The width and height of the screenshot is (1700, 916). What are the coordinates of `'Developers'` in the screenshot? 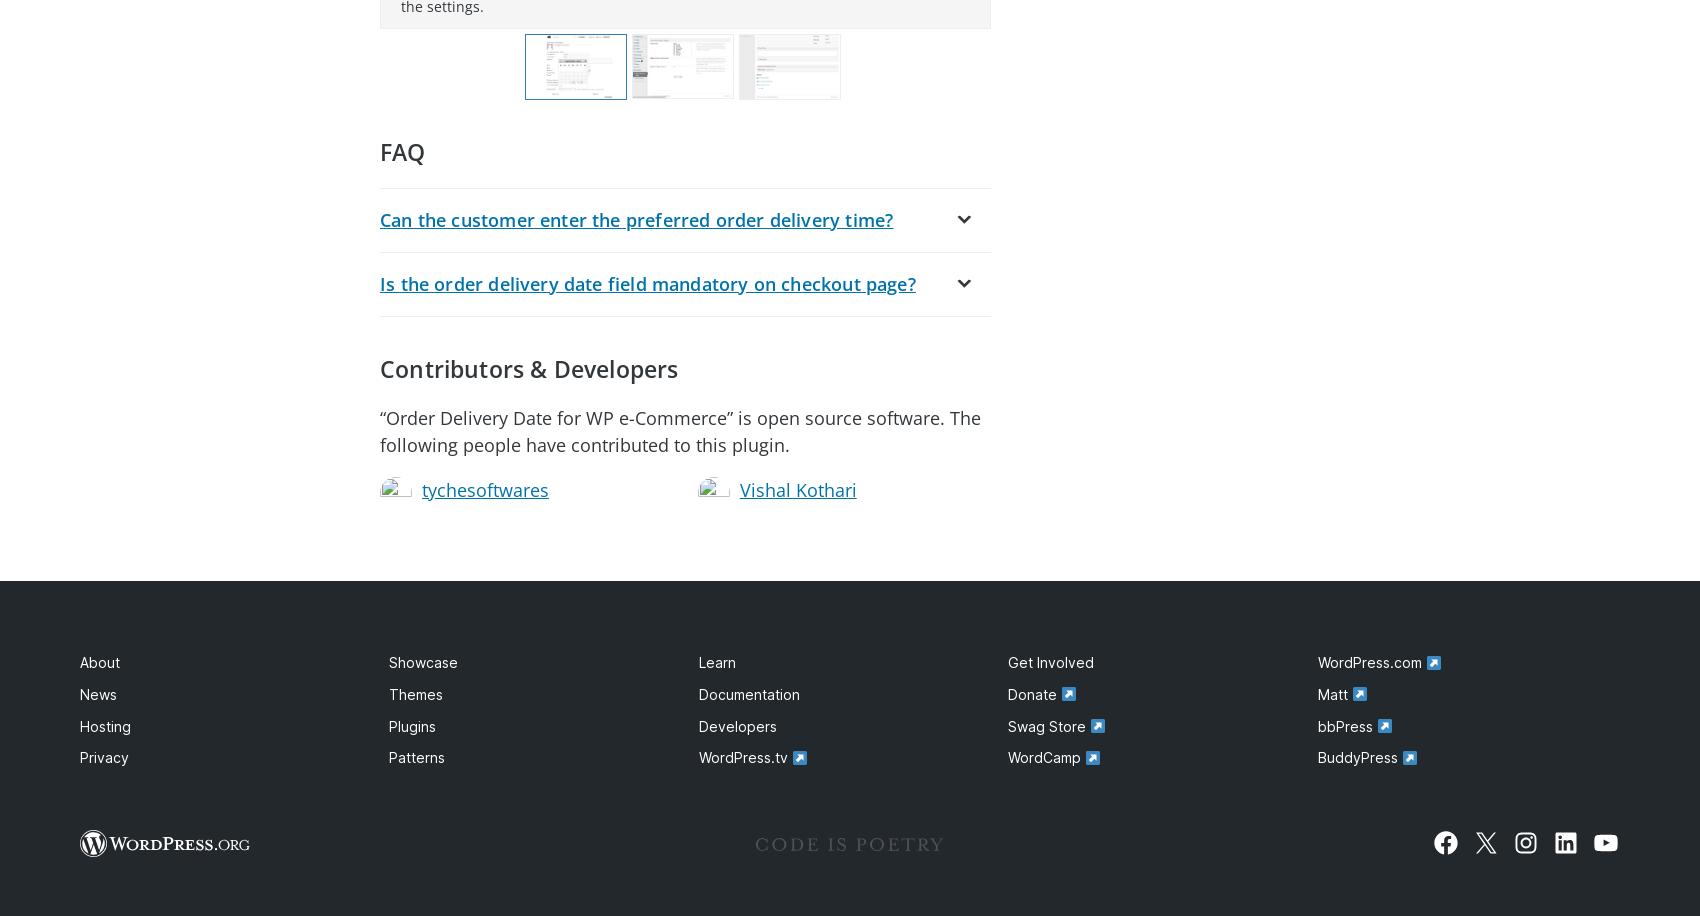 It's located at (736, 725).